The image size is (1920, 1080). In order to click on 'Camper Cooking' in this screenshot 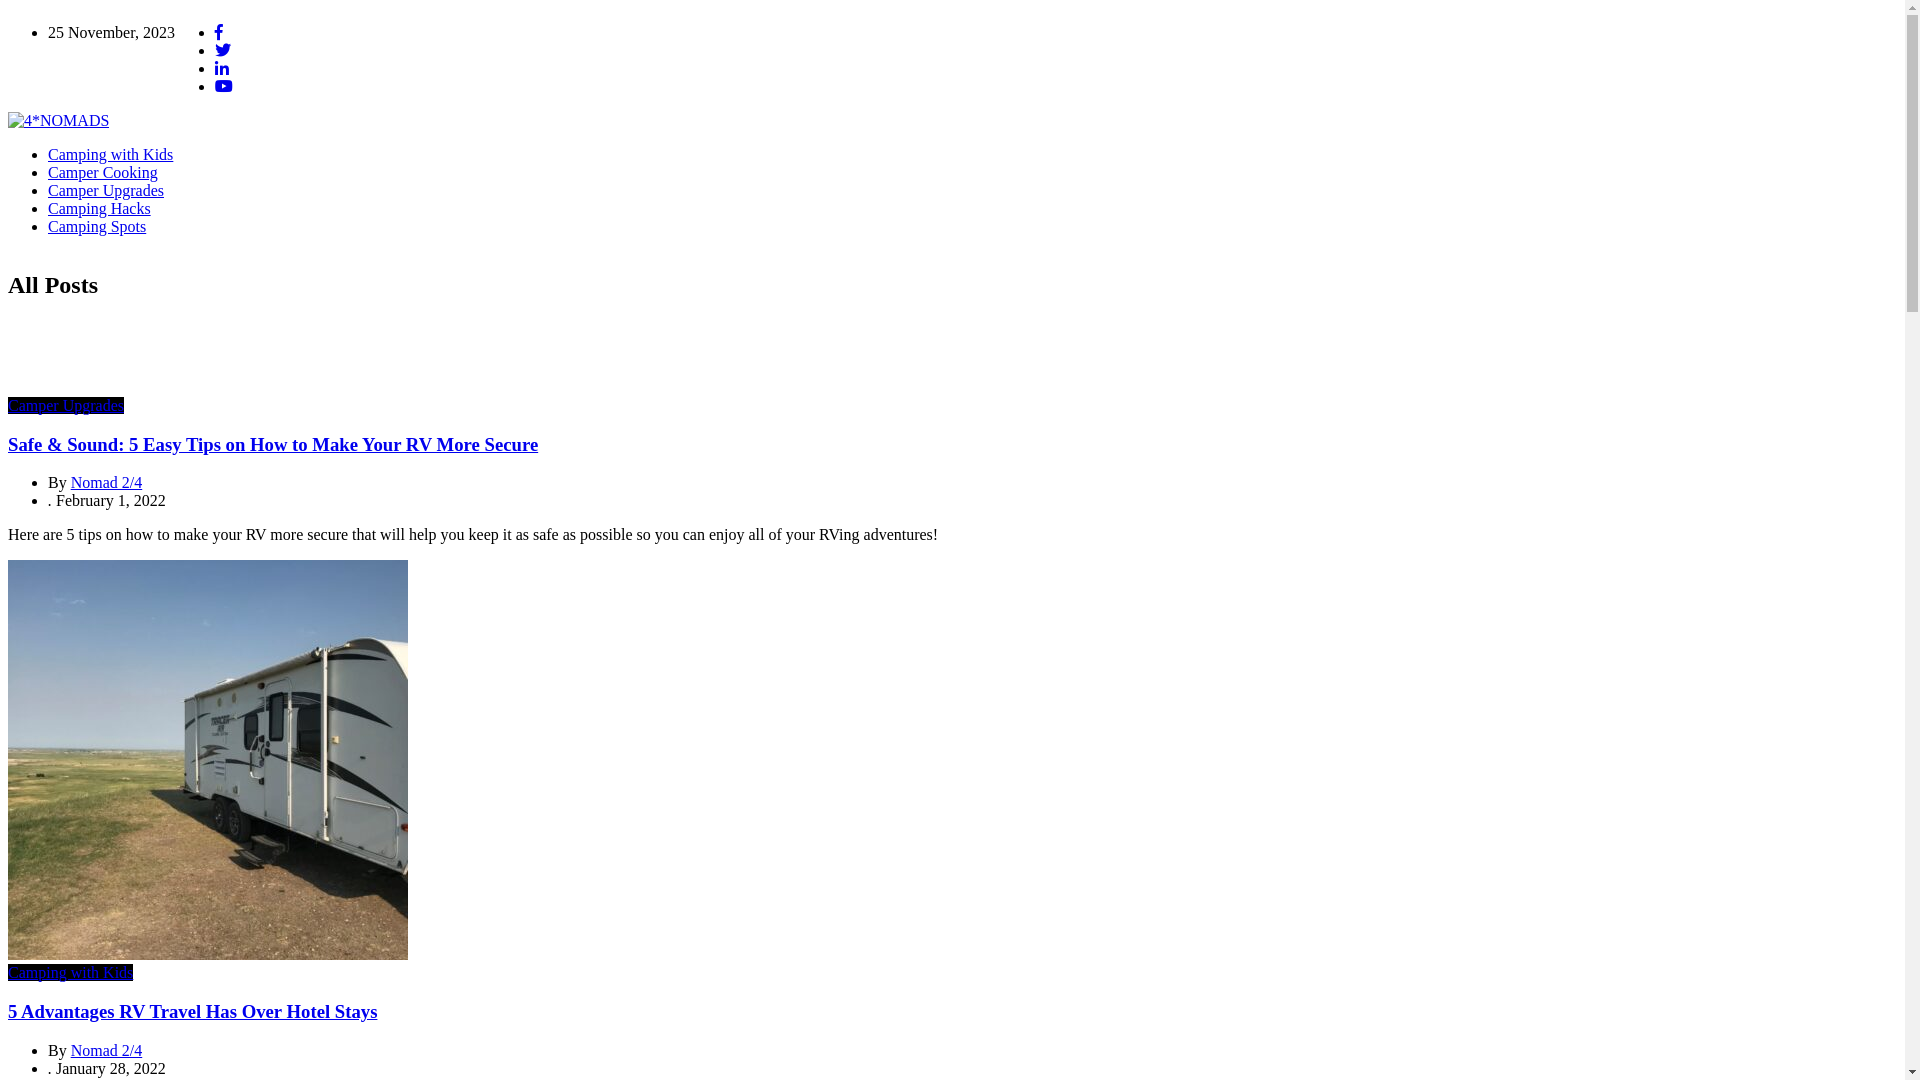, I will do `click(101, 171)`.